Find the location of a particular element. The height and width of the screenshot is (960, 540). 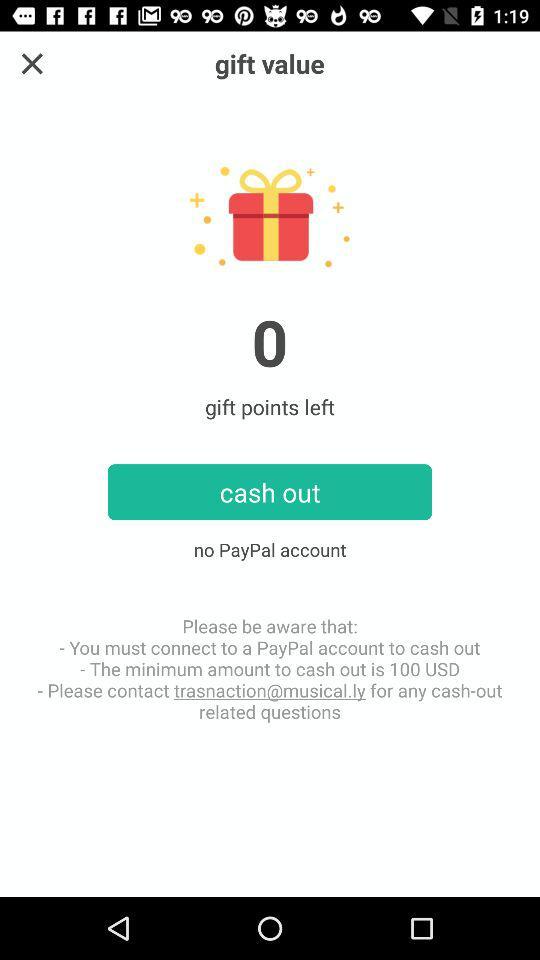

the item to the left of the gift value app is located at coordinates (31, 63).